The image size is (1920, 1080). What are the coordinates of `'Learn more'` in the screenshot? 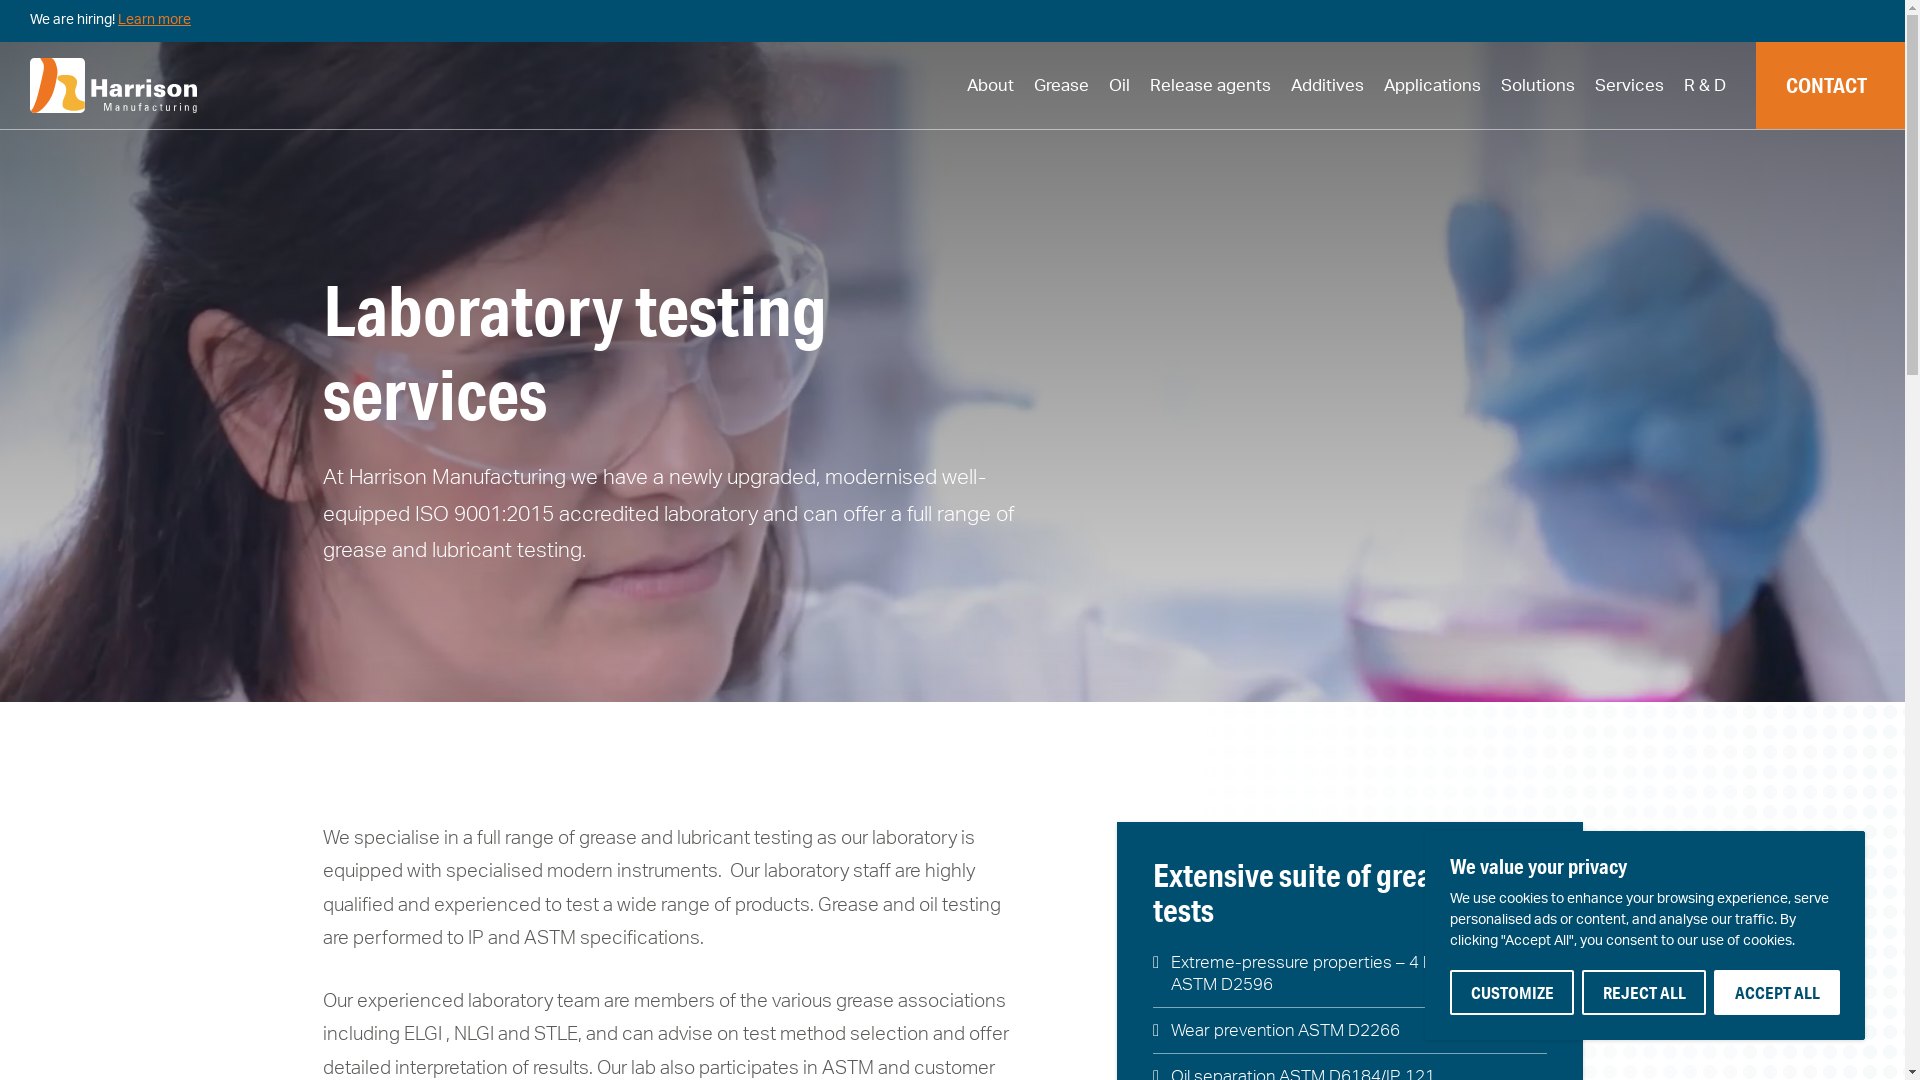 It's located at (117, 19).